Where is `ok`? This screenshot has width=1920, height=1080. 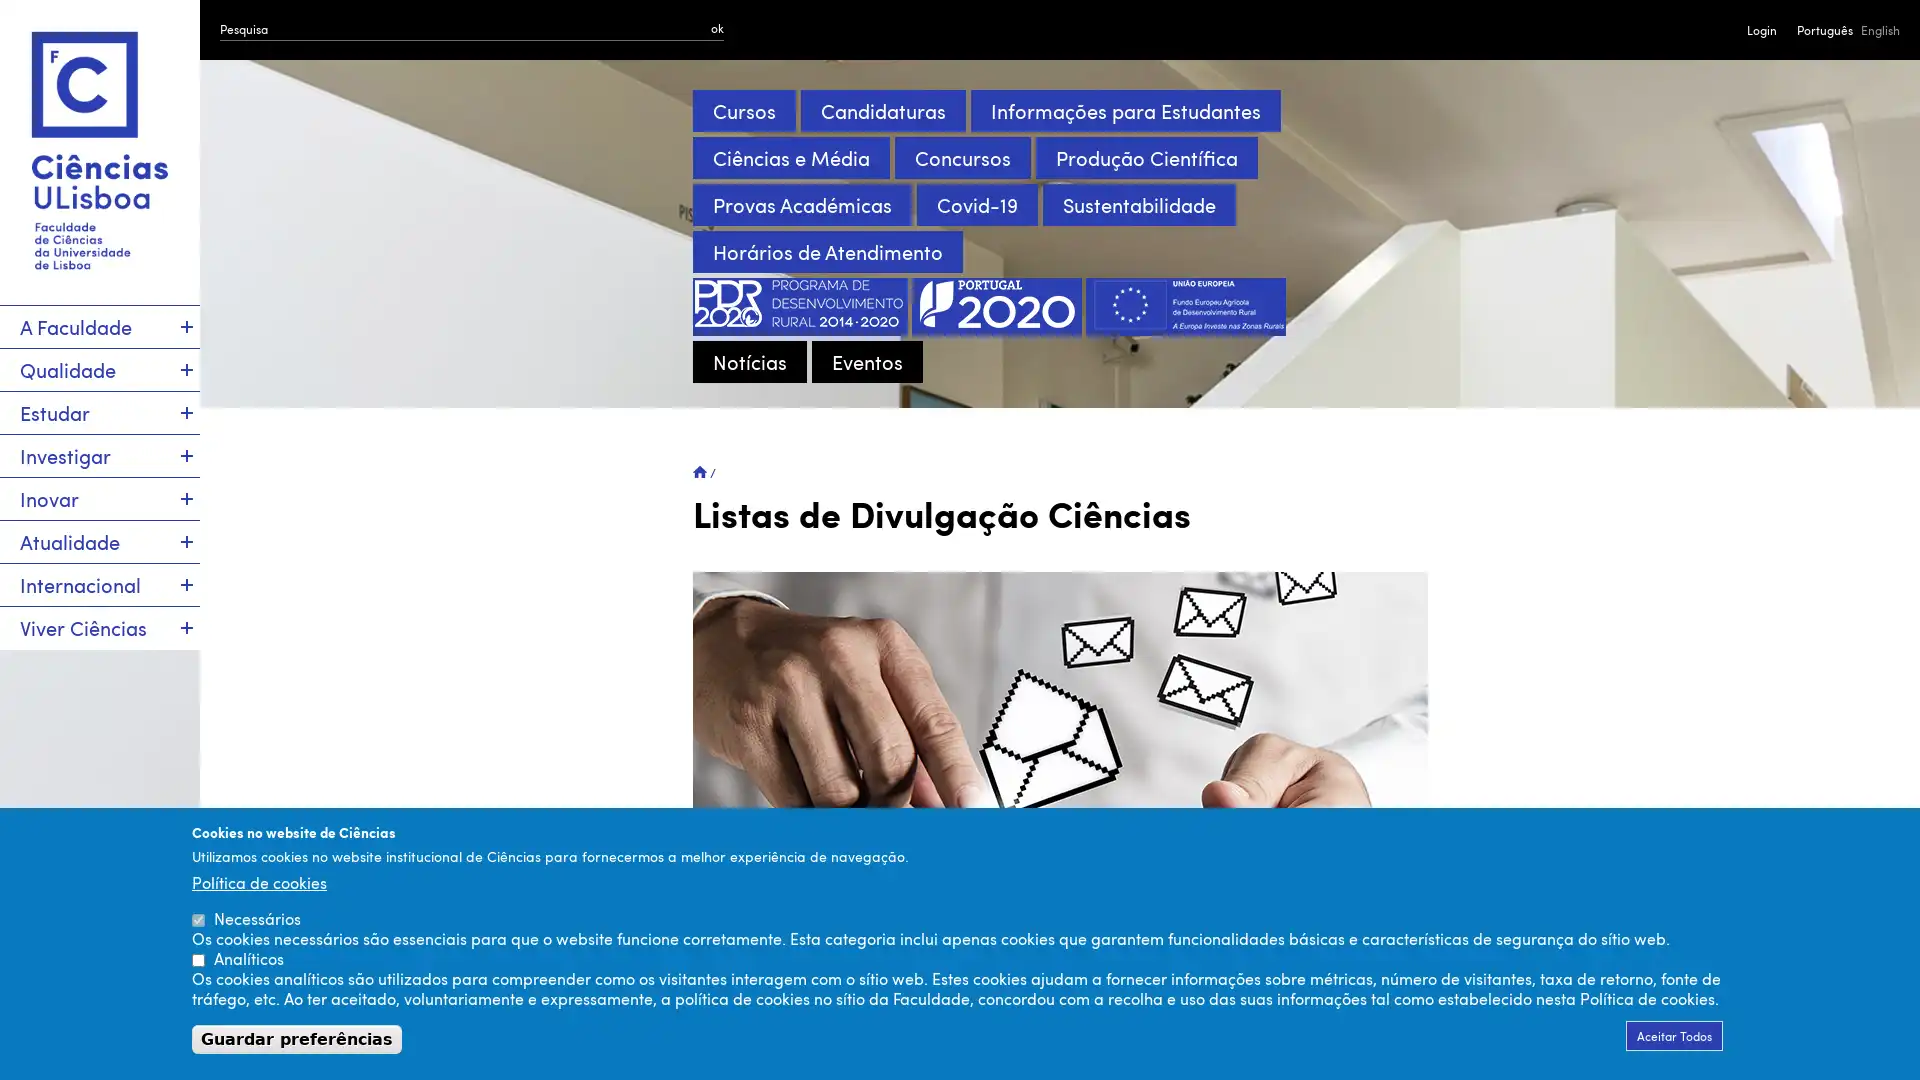 ok is located at coordinates (717, 27).